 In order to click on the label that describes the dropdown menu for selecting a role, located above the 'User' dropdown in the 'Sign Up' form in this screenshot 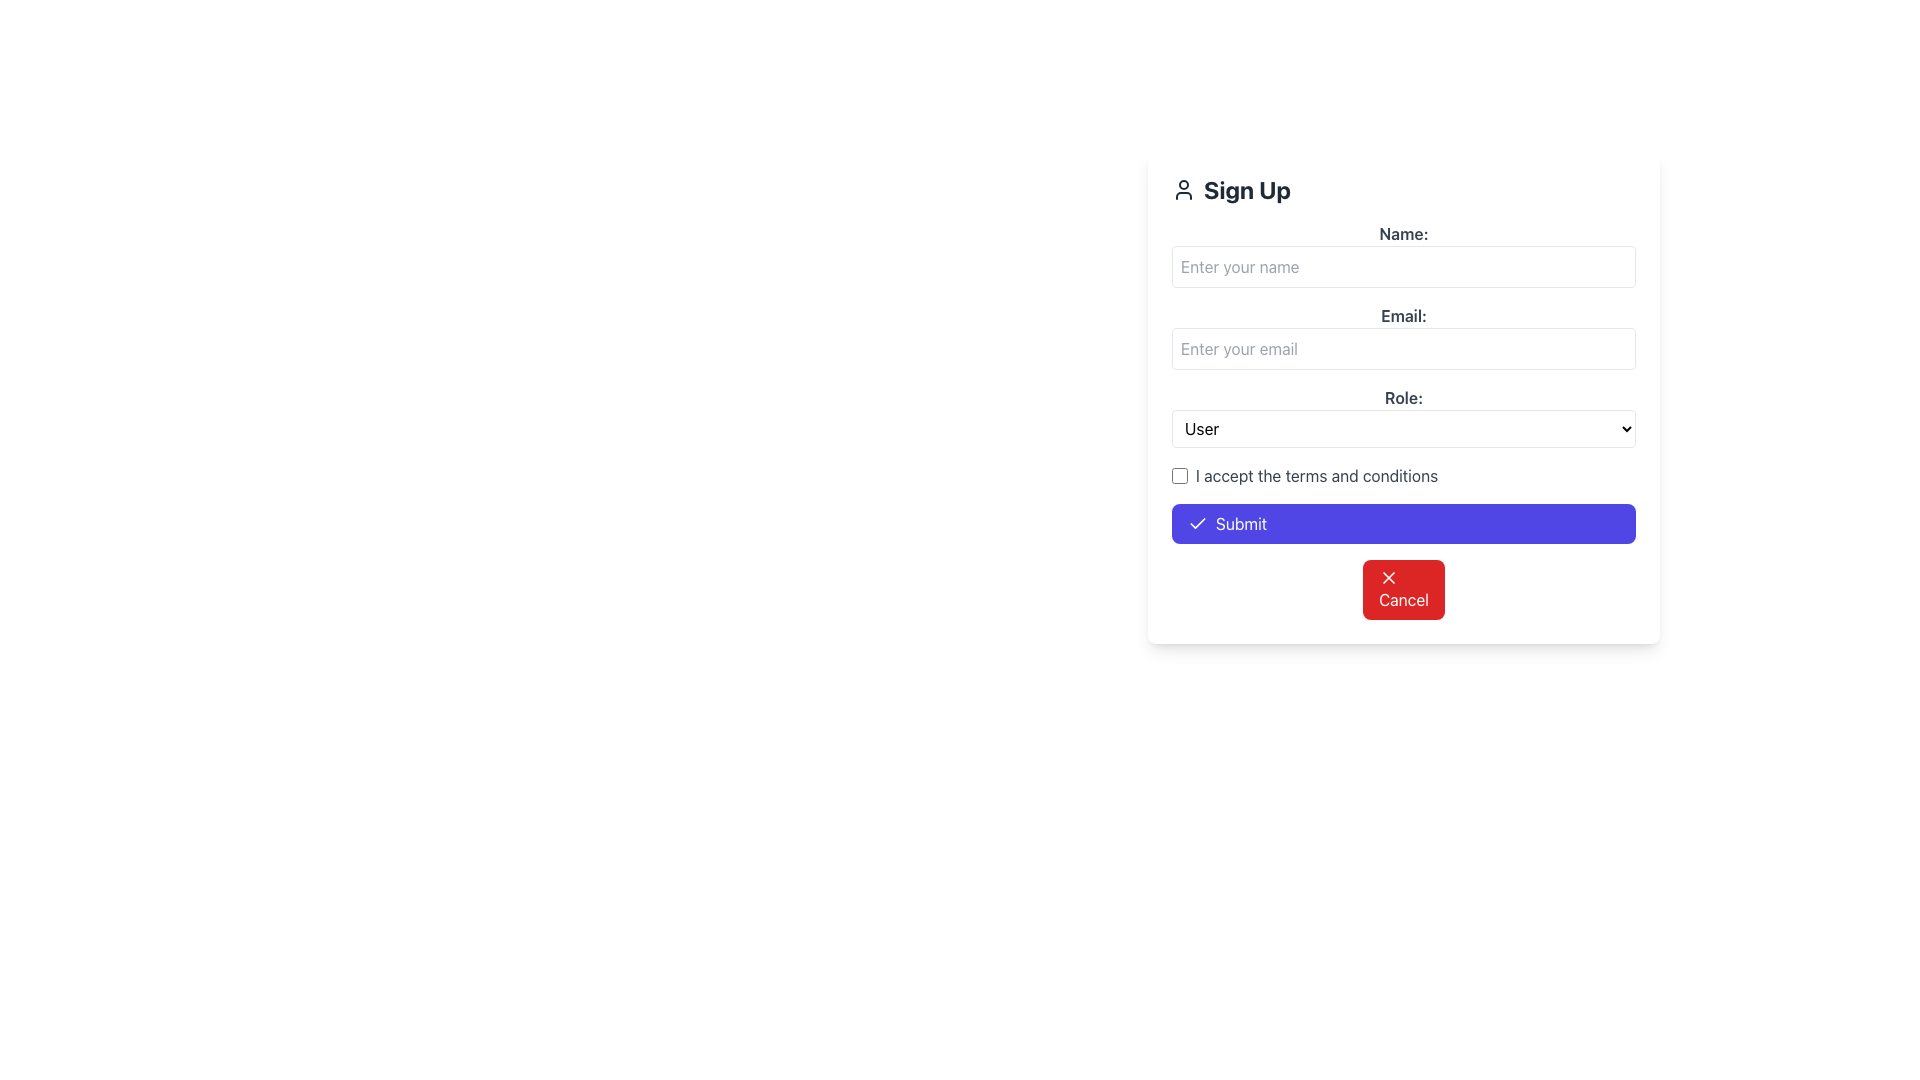, I will do `click(1402, 397)`.